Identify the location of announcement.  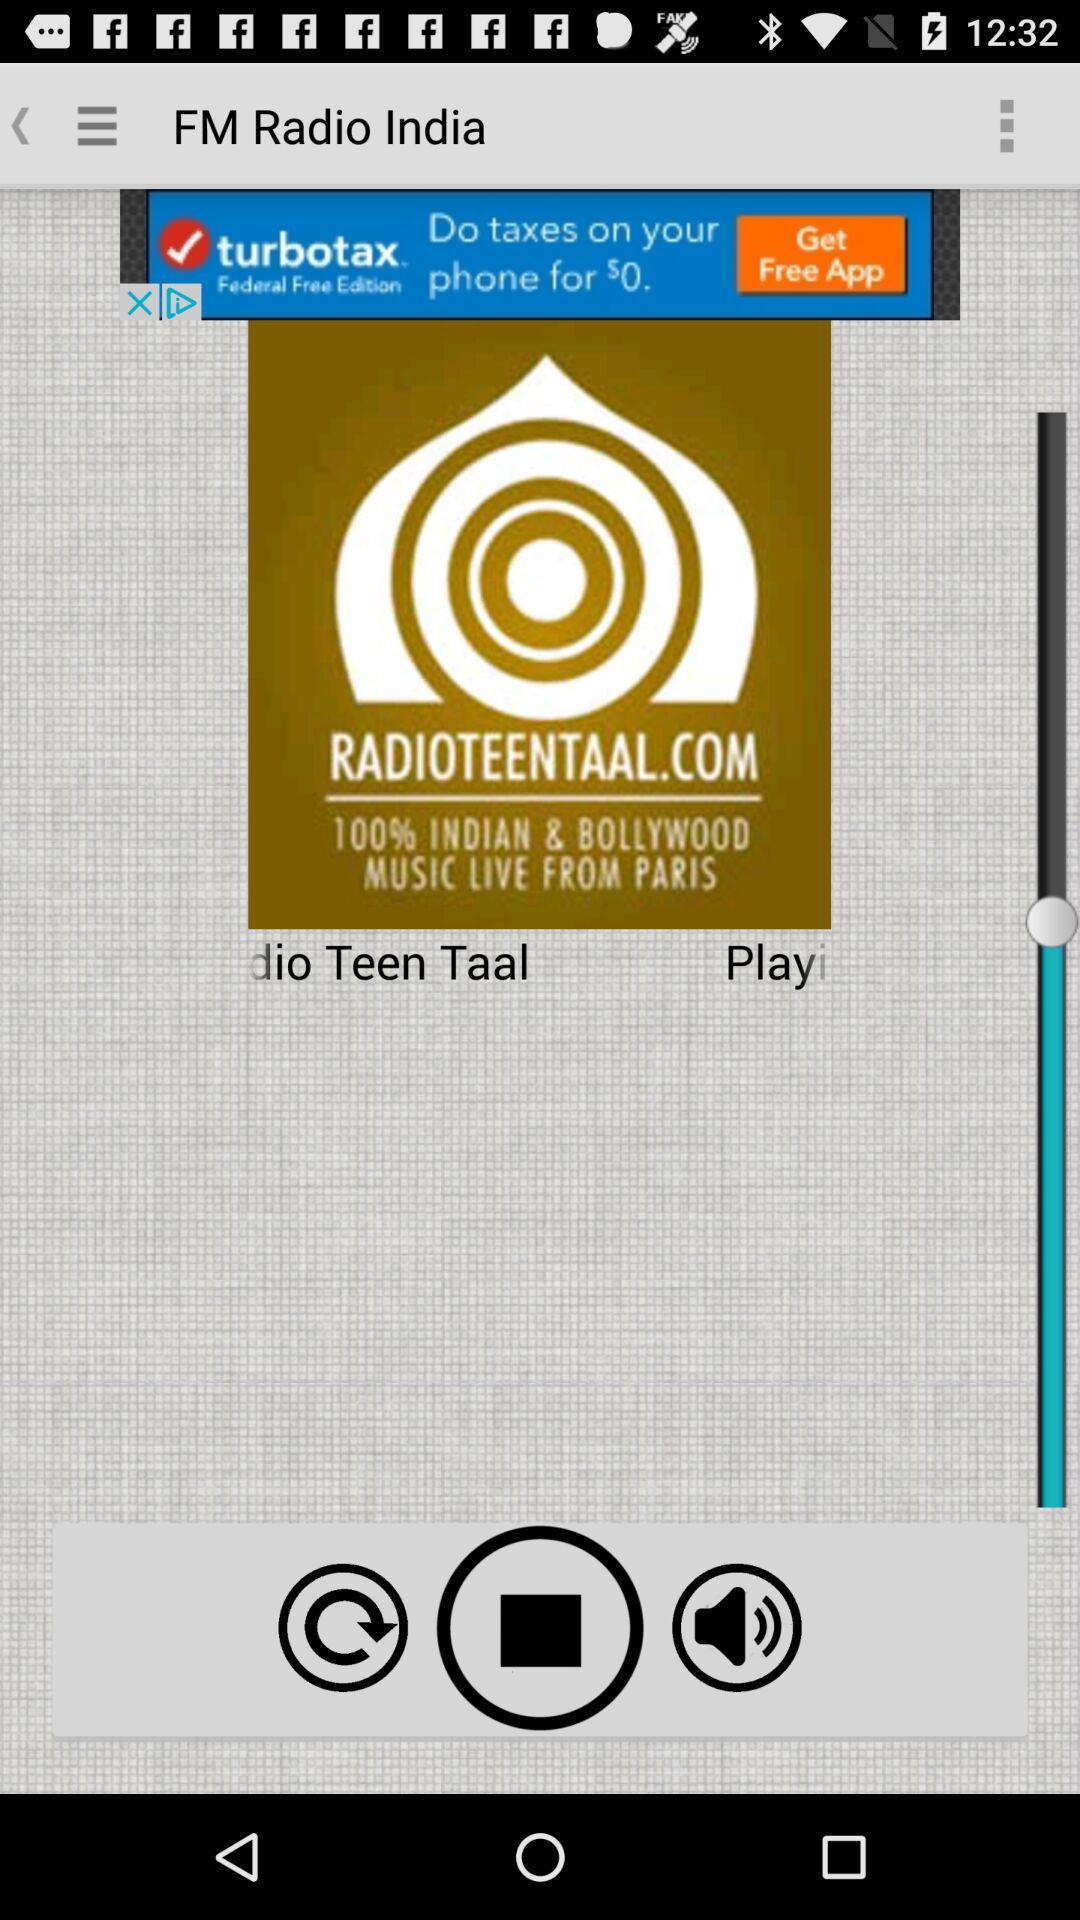
(540, 253).